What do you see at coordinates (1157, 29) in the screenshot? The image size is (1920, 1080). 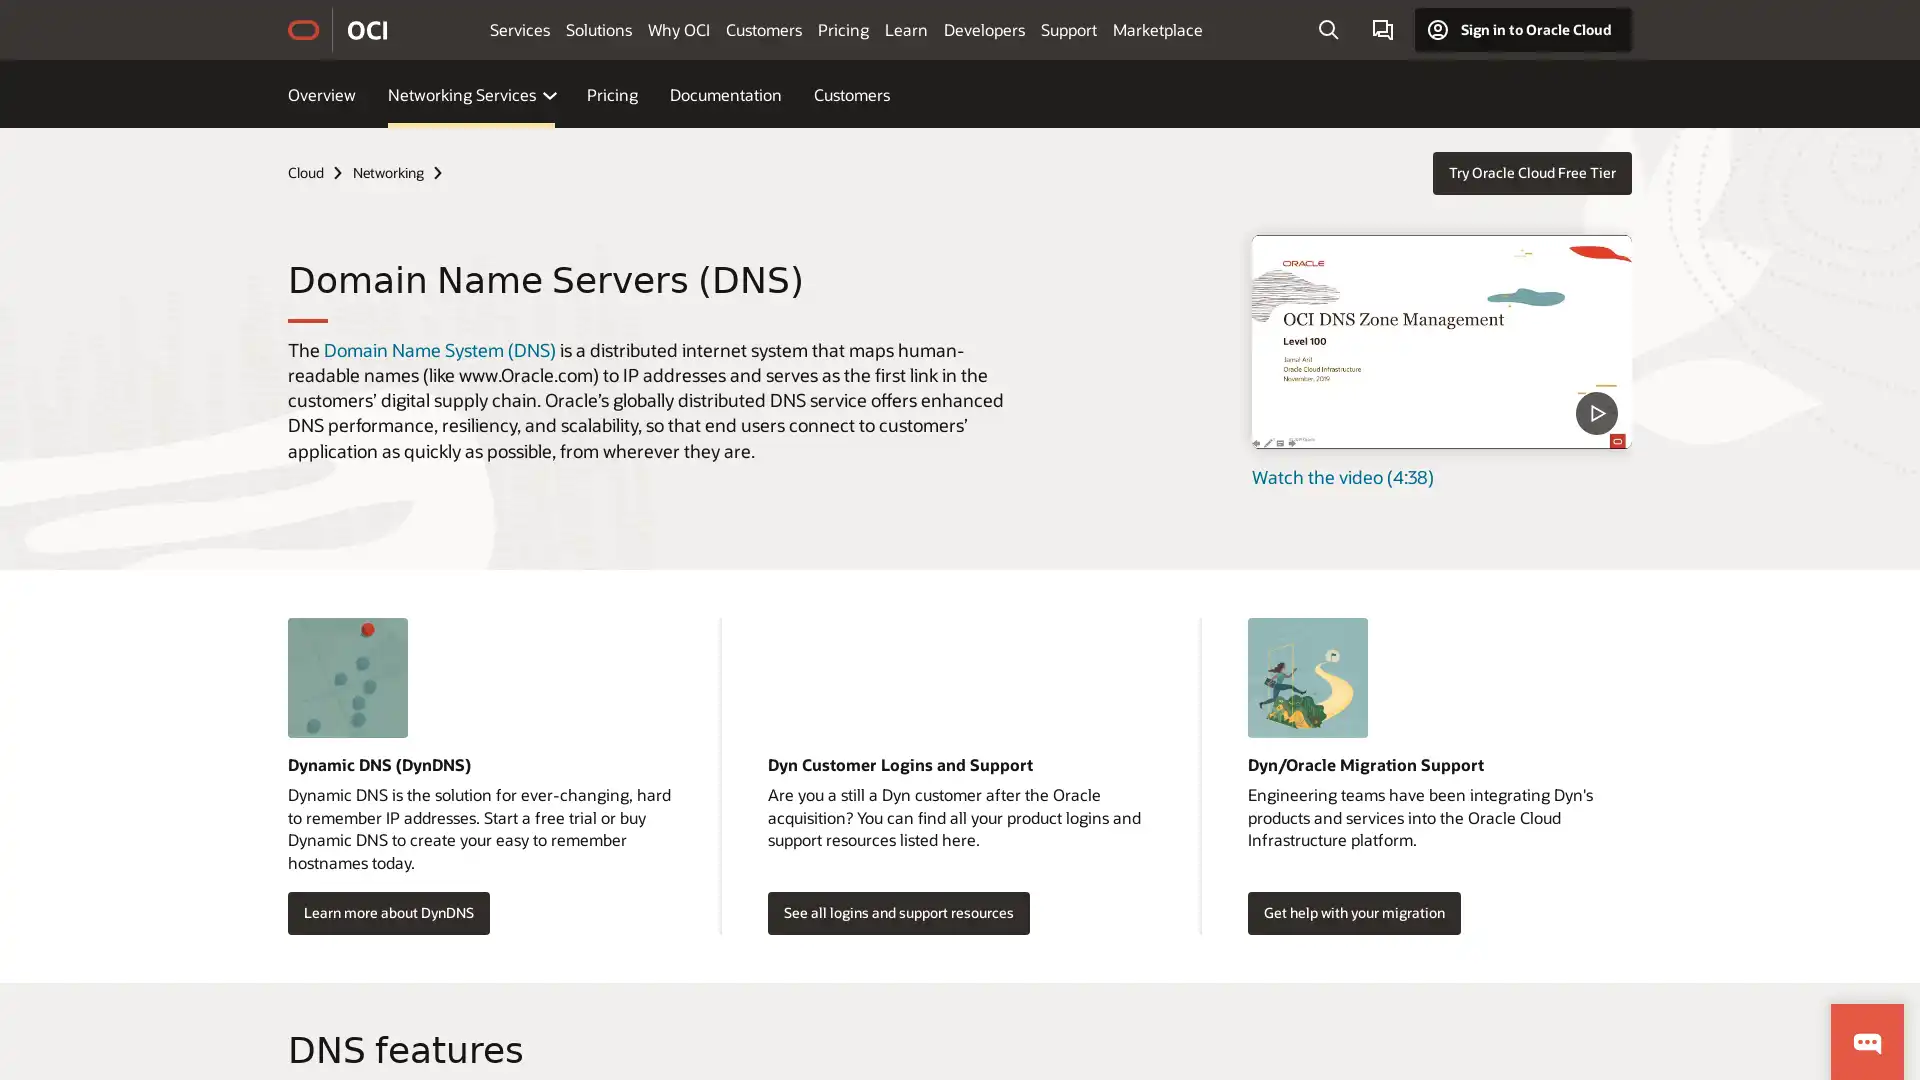 I see `Marketplace` at bounding box center [1157, 29].